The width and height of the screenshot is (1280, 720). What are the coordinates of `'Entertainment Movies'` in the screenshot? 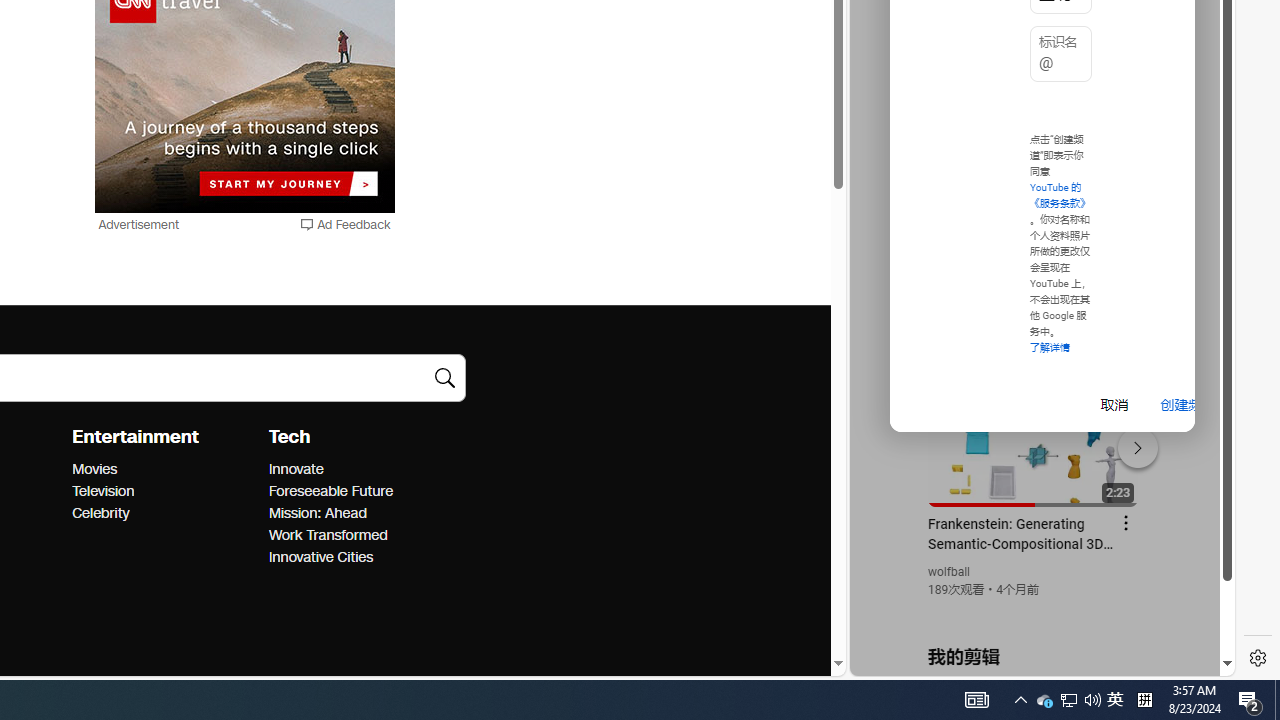 It's located at (93, 469).